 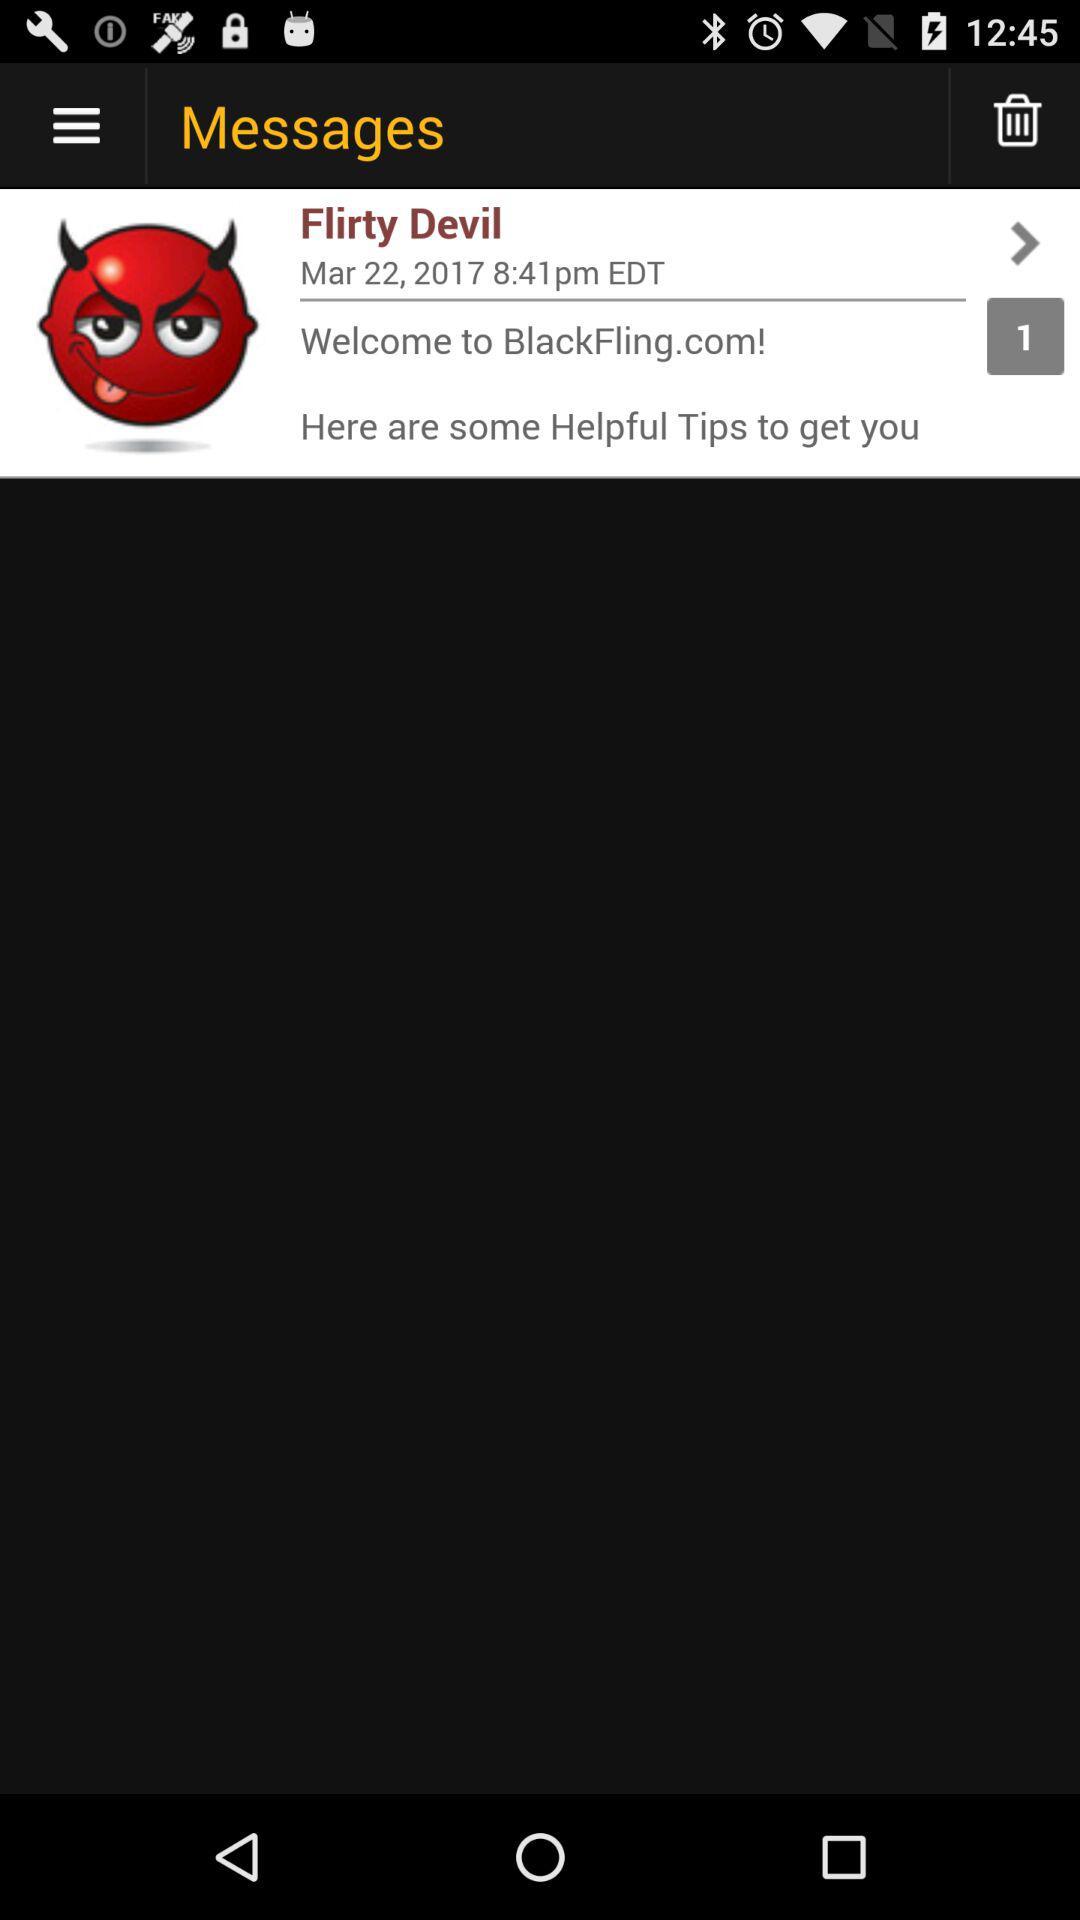 What do you see at coordinates (632, 270) in the screenshot?
I see `the icon next to the 1 item` at bounding box center [632, 270].